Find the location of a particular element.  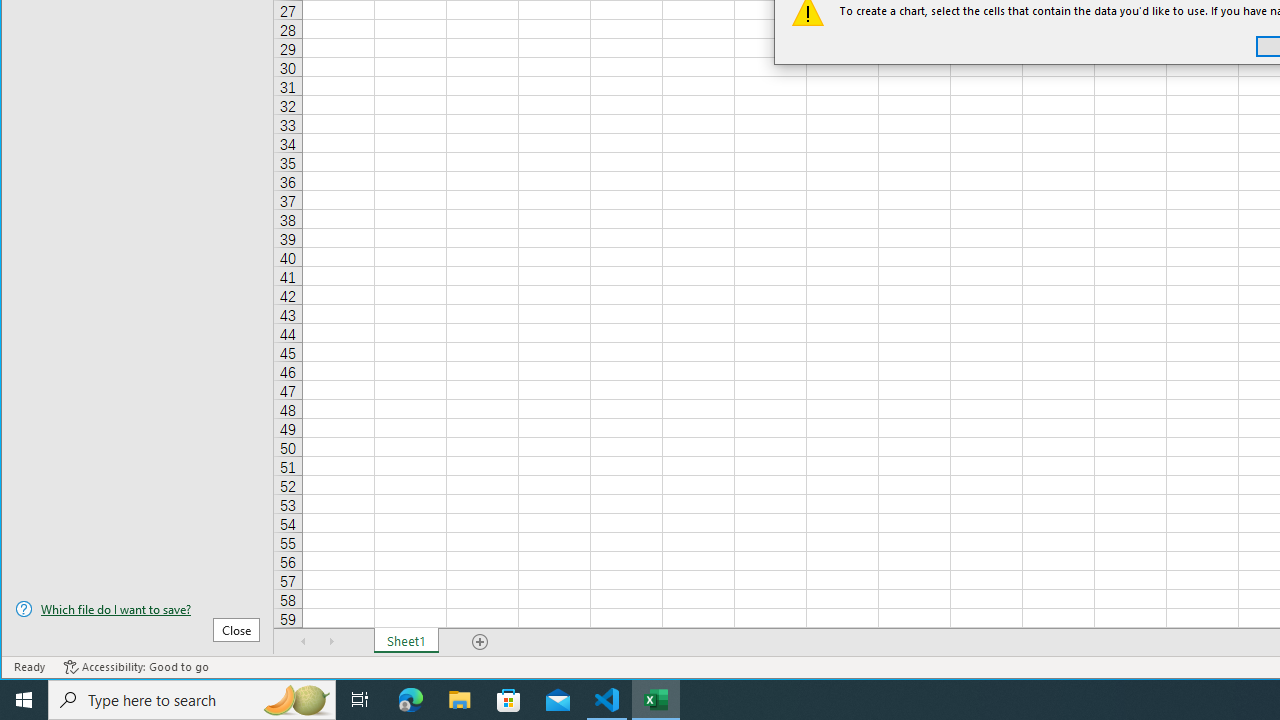

'Sheet1' is located at coordinates (405, 641).